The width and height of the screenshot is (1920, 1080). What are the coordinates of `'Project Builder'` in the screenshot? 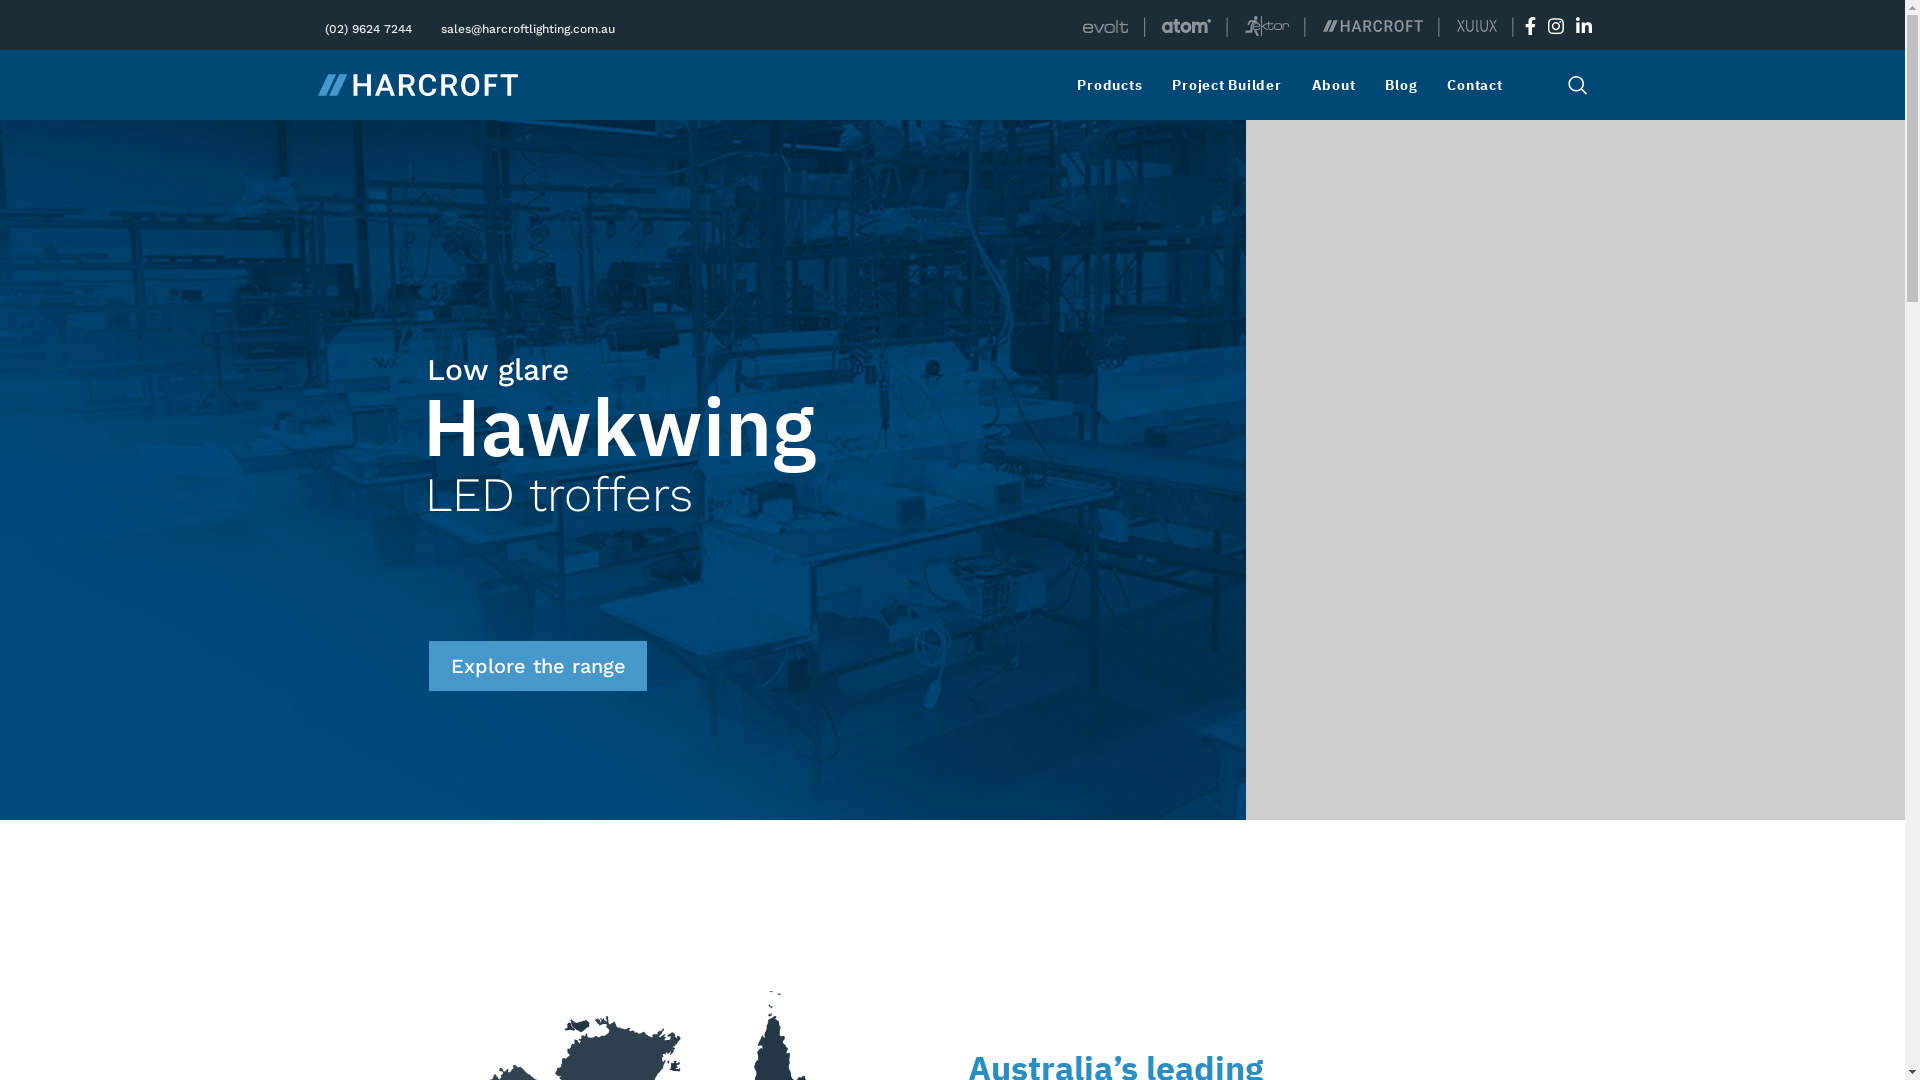 It's located at (1230, 83).